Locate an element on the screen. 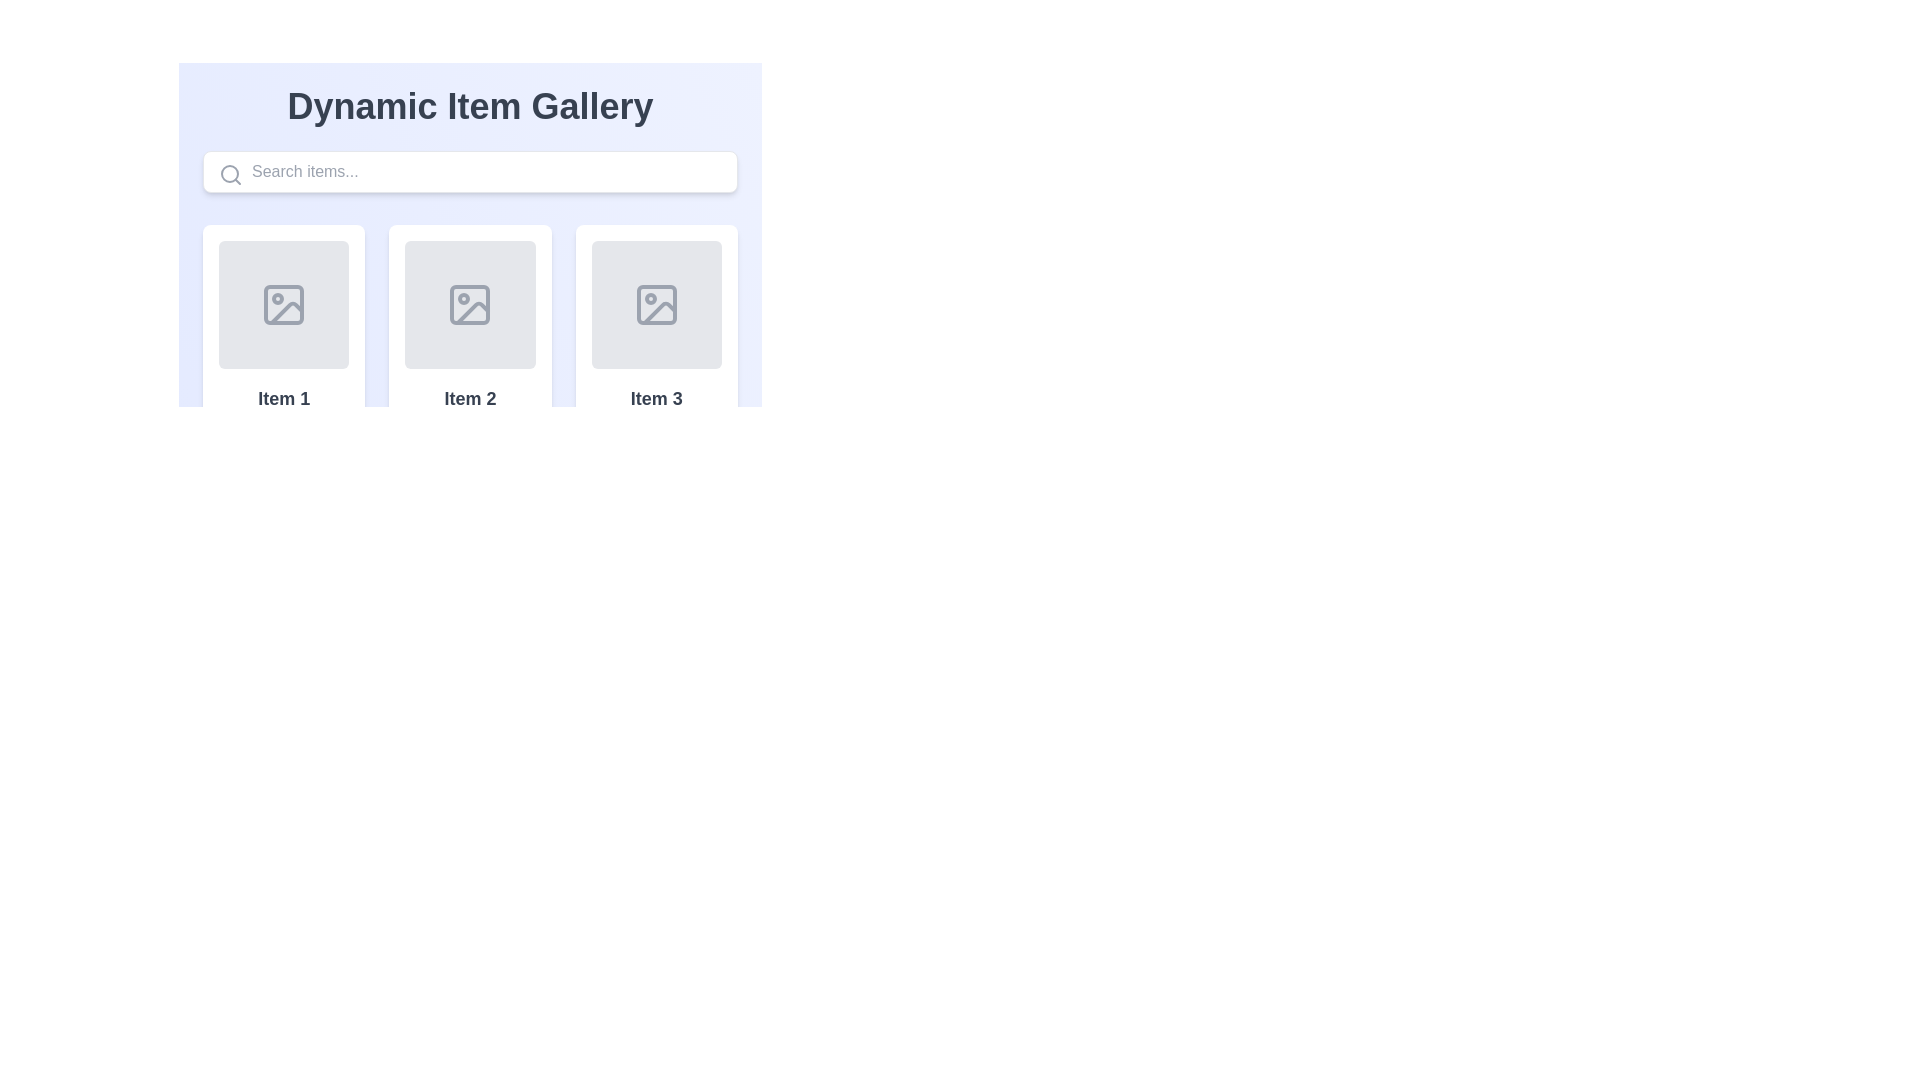  header text 'Dynamic Item Gallery' which is prominently displayed at the top of the interface in a bold, large font, centered with gray color on a light background is located at coordinates (469, 107).